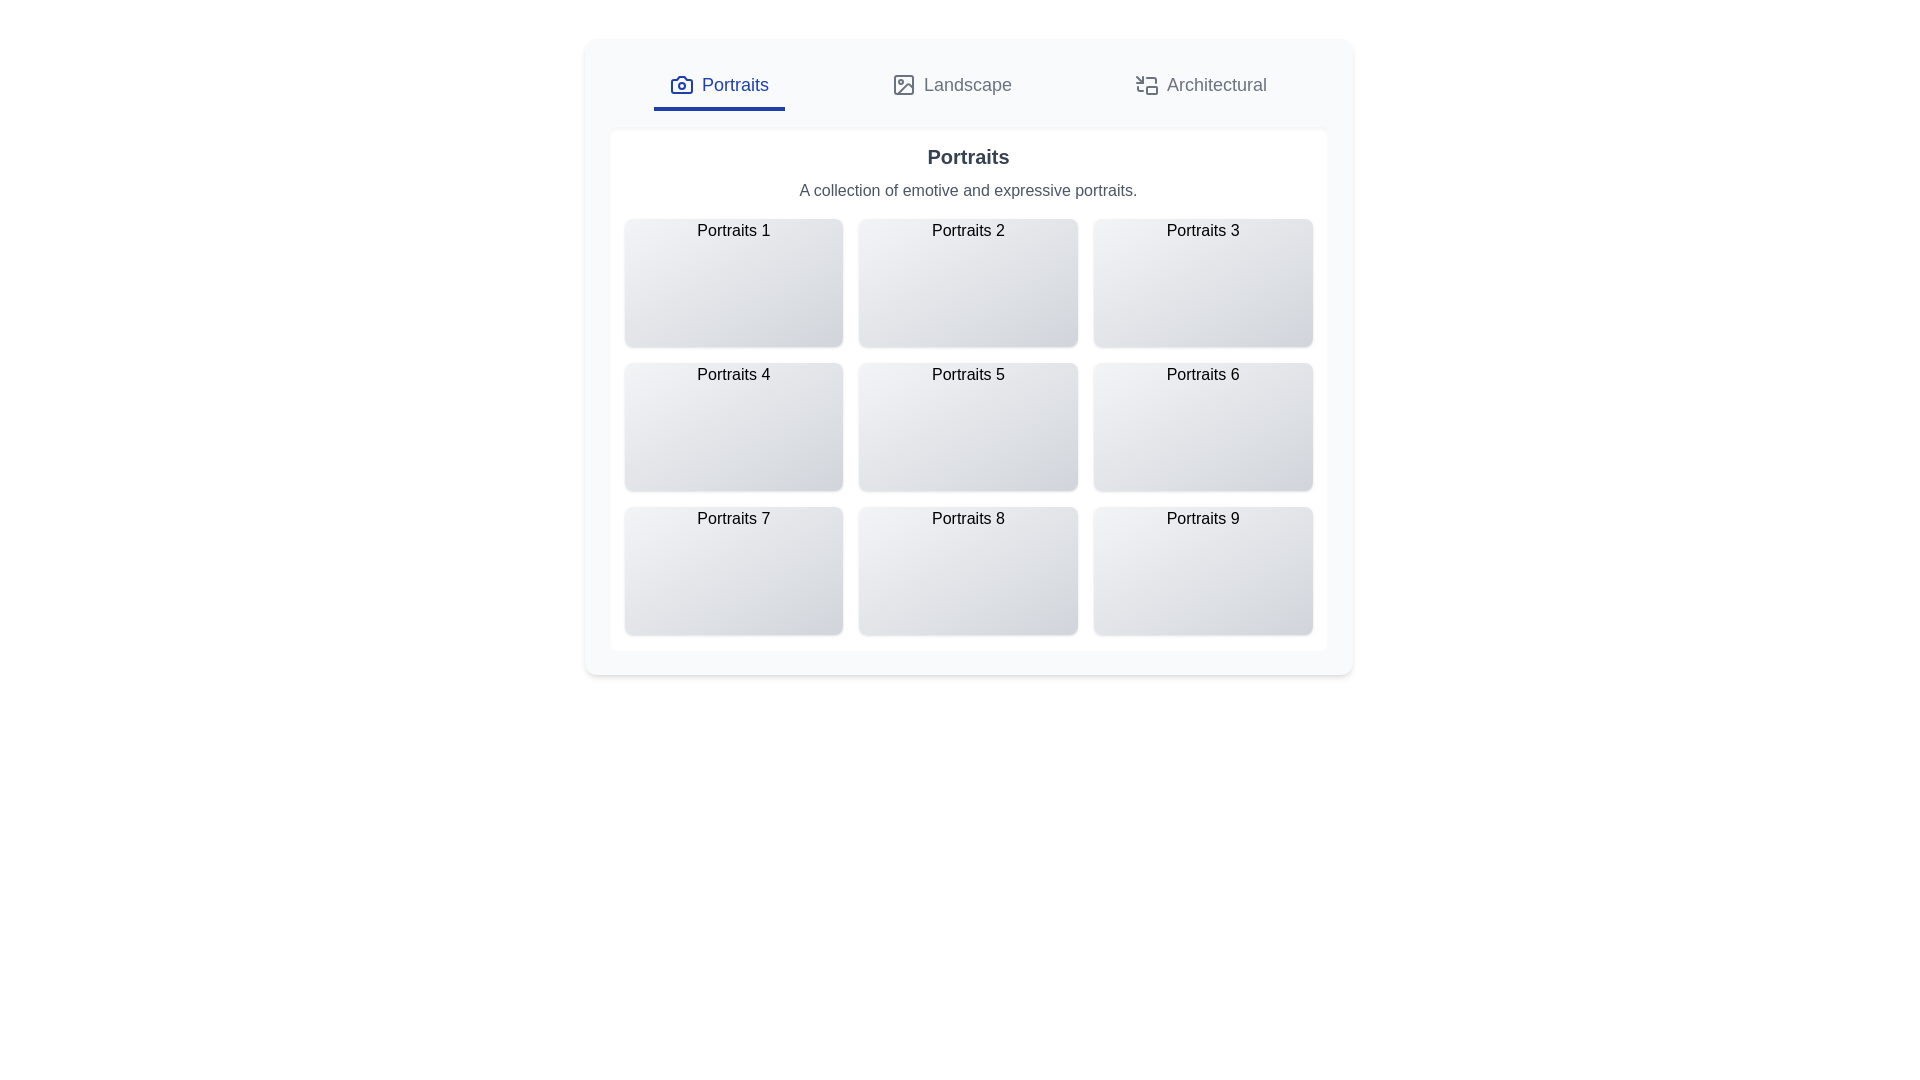  Describe the element at coordinates (1200, 86) in the screenshot. I see `the tab labeled Architectural to change the active tab` at that location.